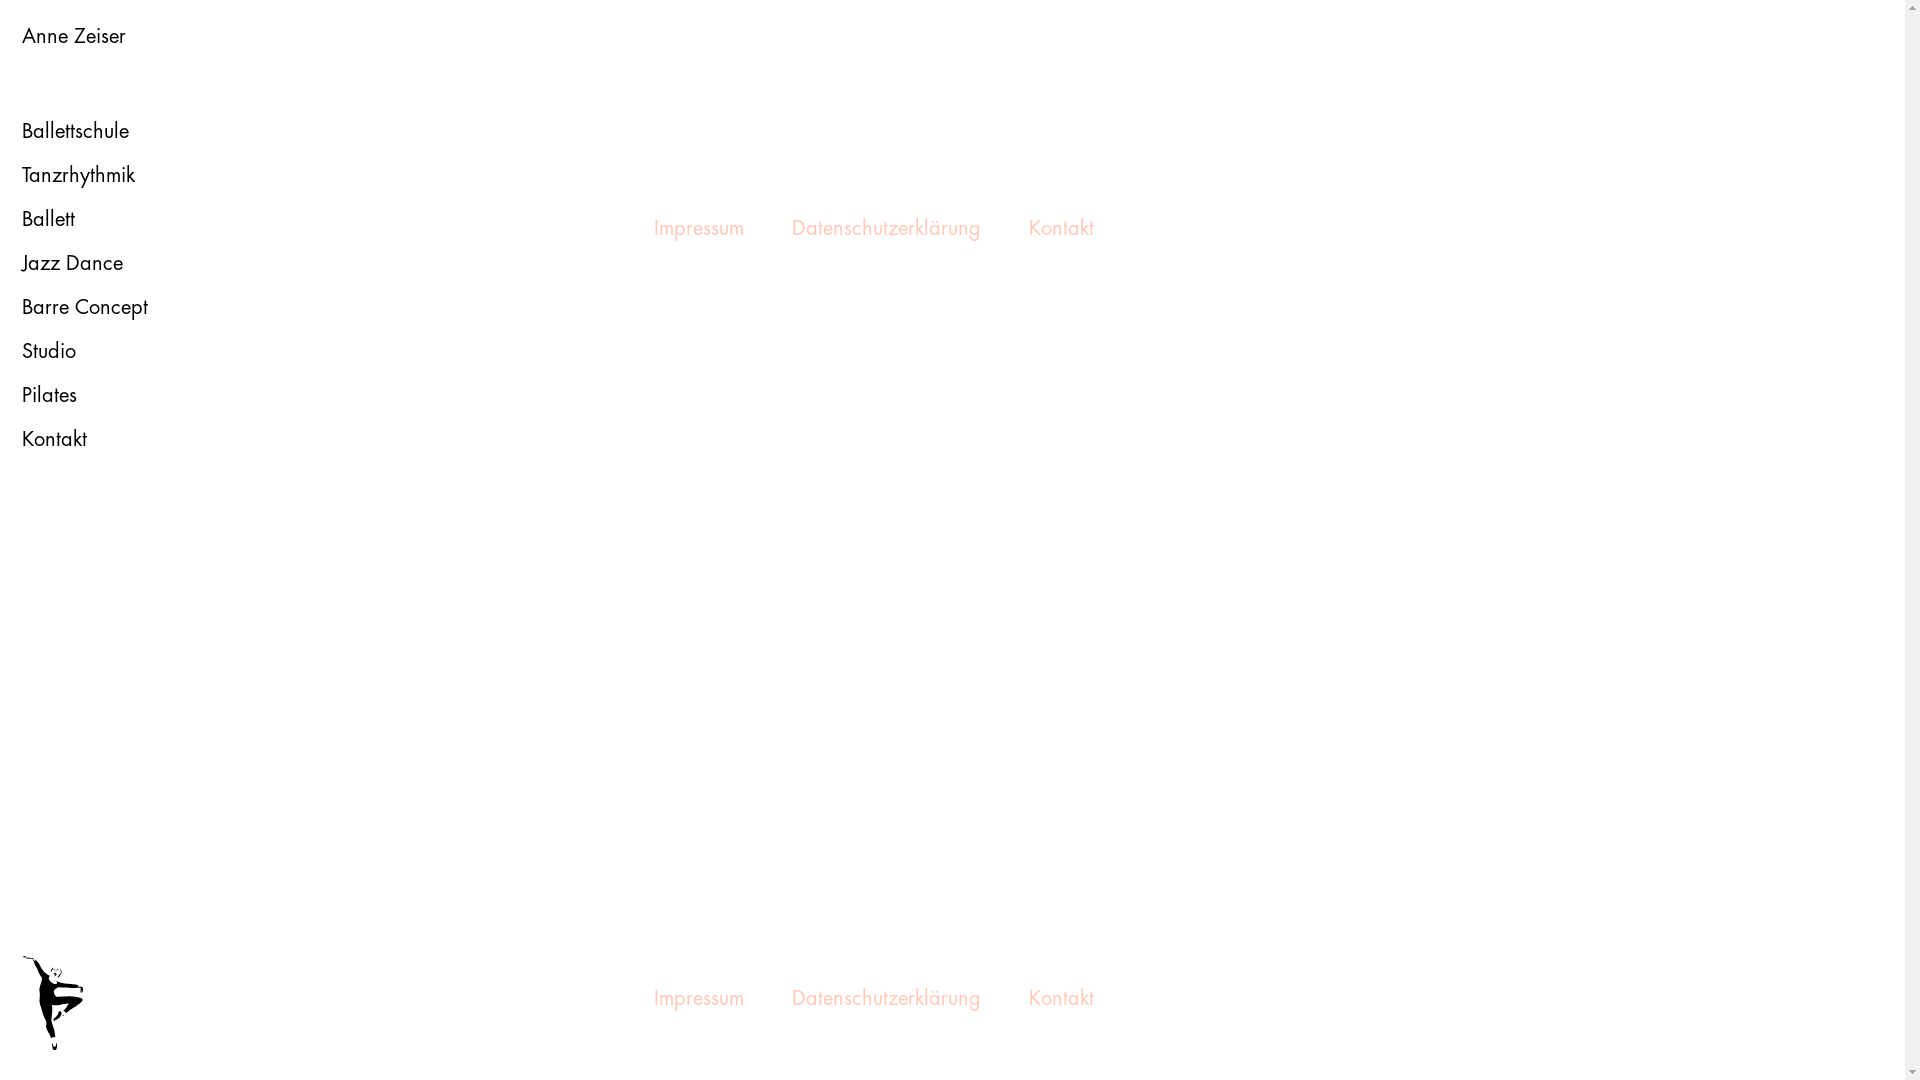 This screenshot has height=1080, width=1920. Describe the element at coordinates (78, 174) in the screenshot. I see `'Tanzrhythmik'` at that location.